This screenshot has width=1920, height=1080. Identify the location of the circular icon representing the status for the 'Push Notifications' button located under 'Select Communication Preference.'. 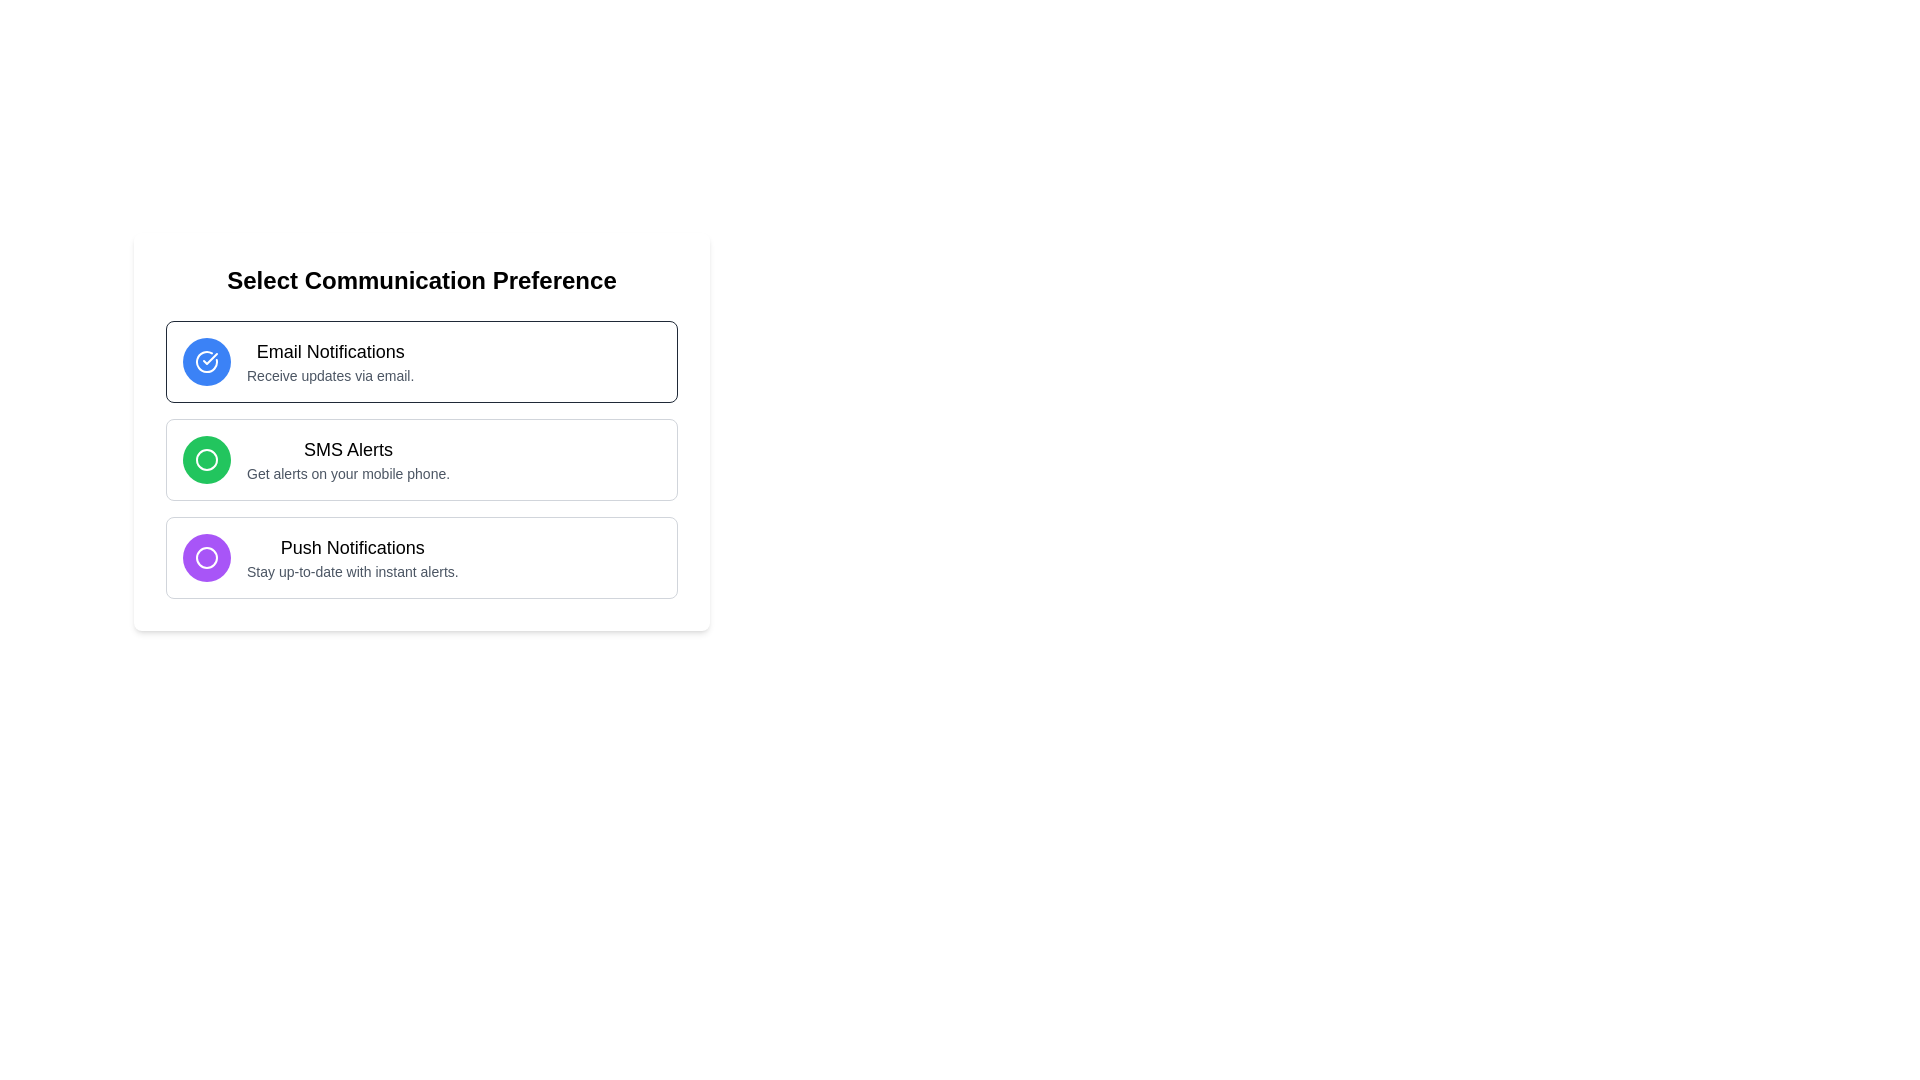
(206, 558).